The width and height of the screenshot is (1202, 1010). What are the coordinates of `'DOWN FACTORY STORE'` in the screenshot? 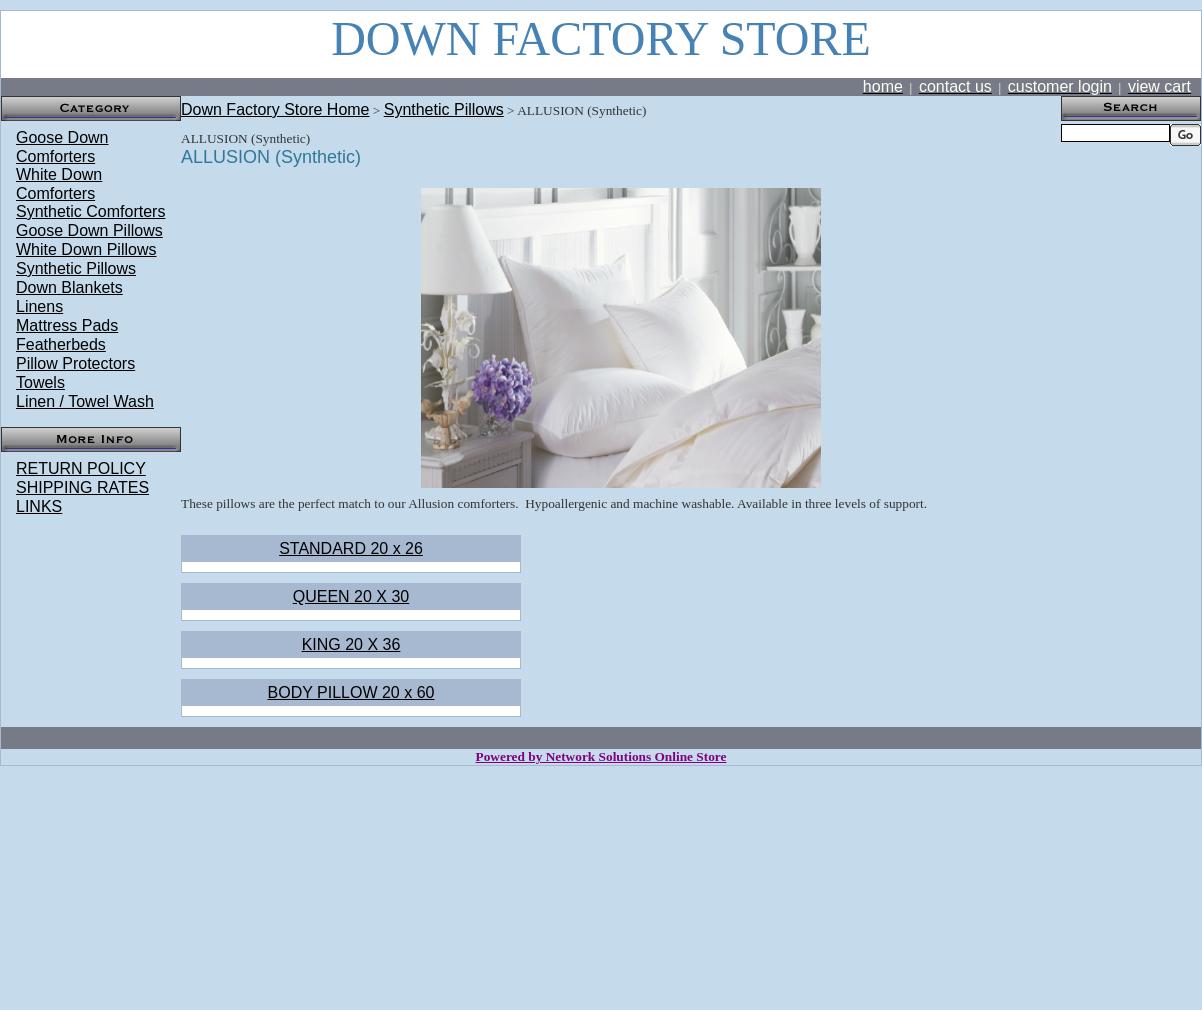 It's located at (599, 37).